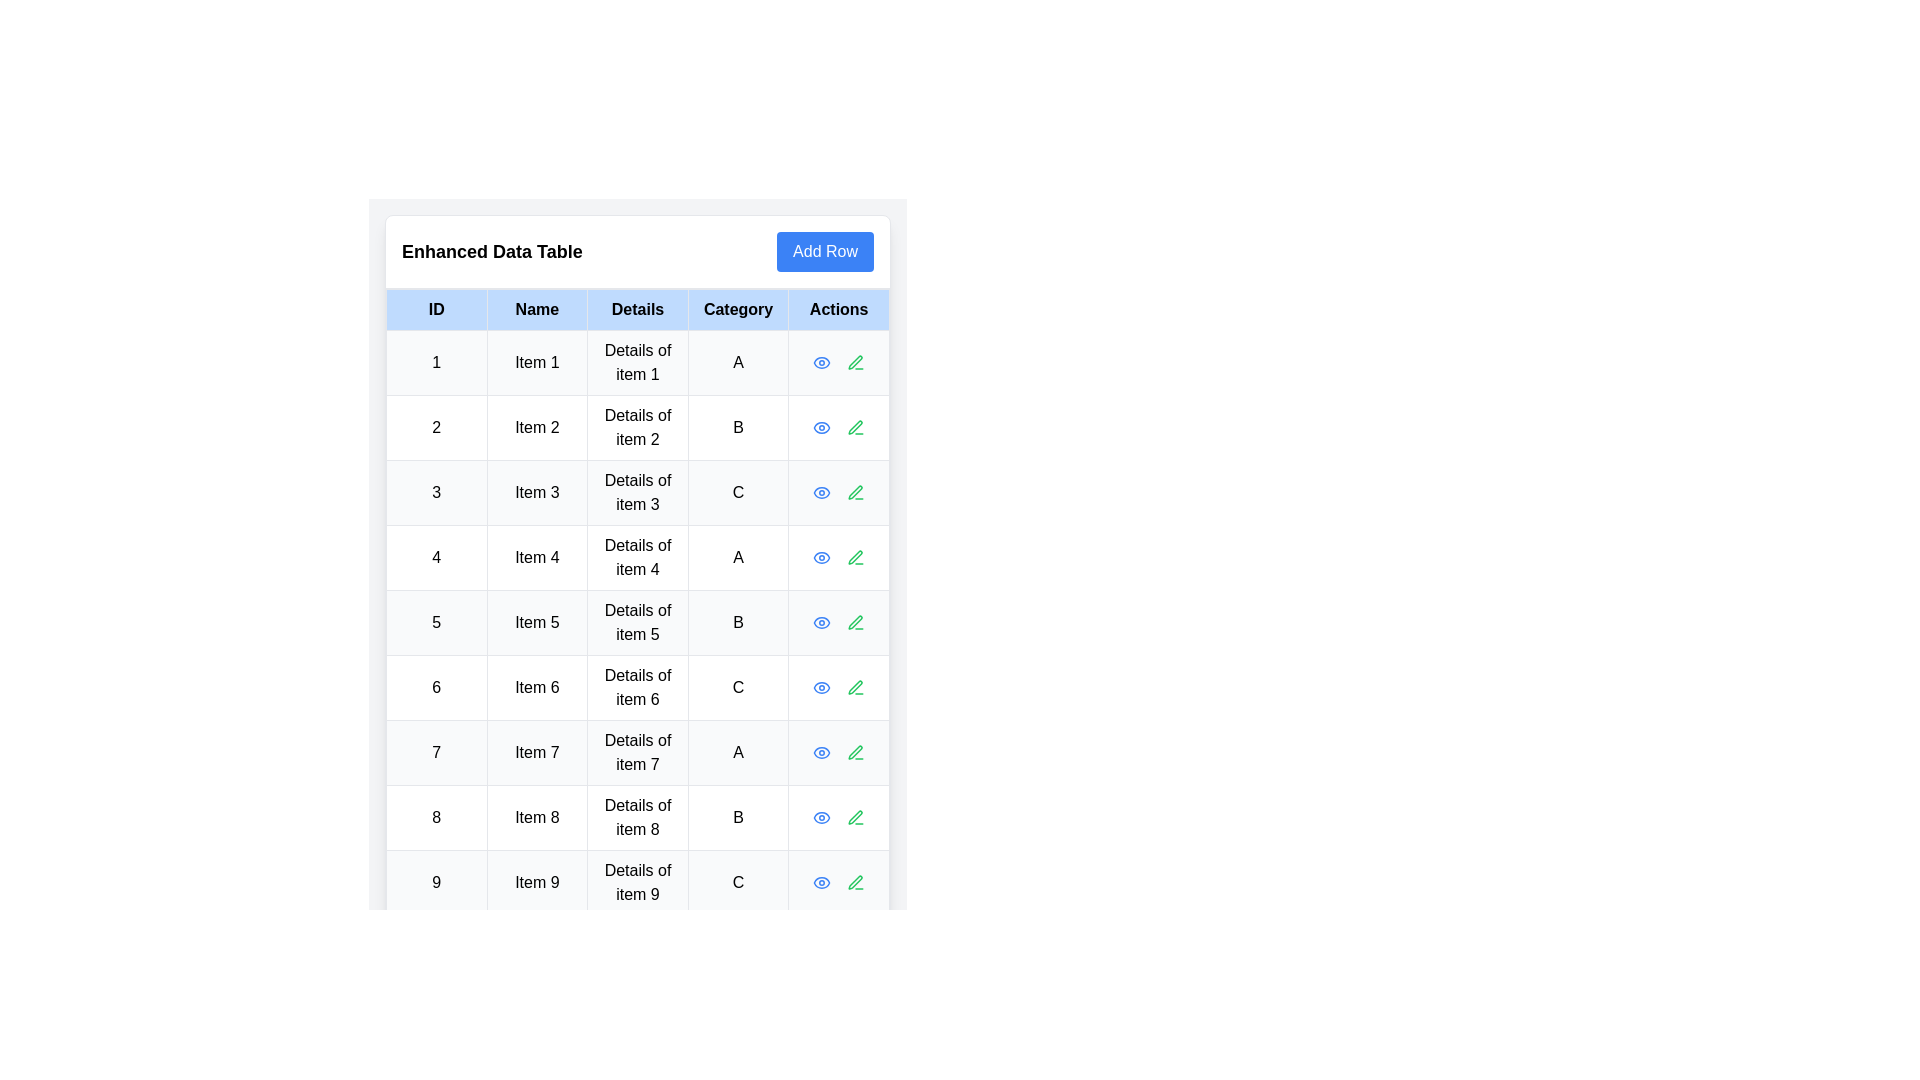  I want to click on the outer elliptical representation of the eye icon located in the Actions column of the third row in the table, so click(822, 493).